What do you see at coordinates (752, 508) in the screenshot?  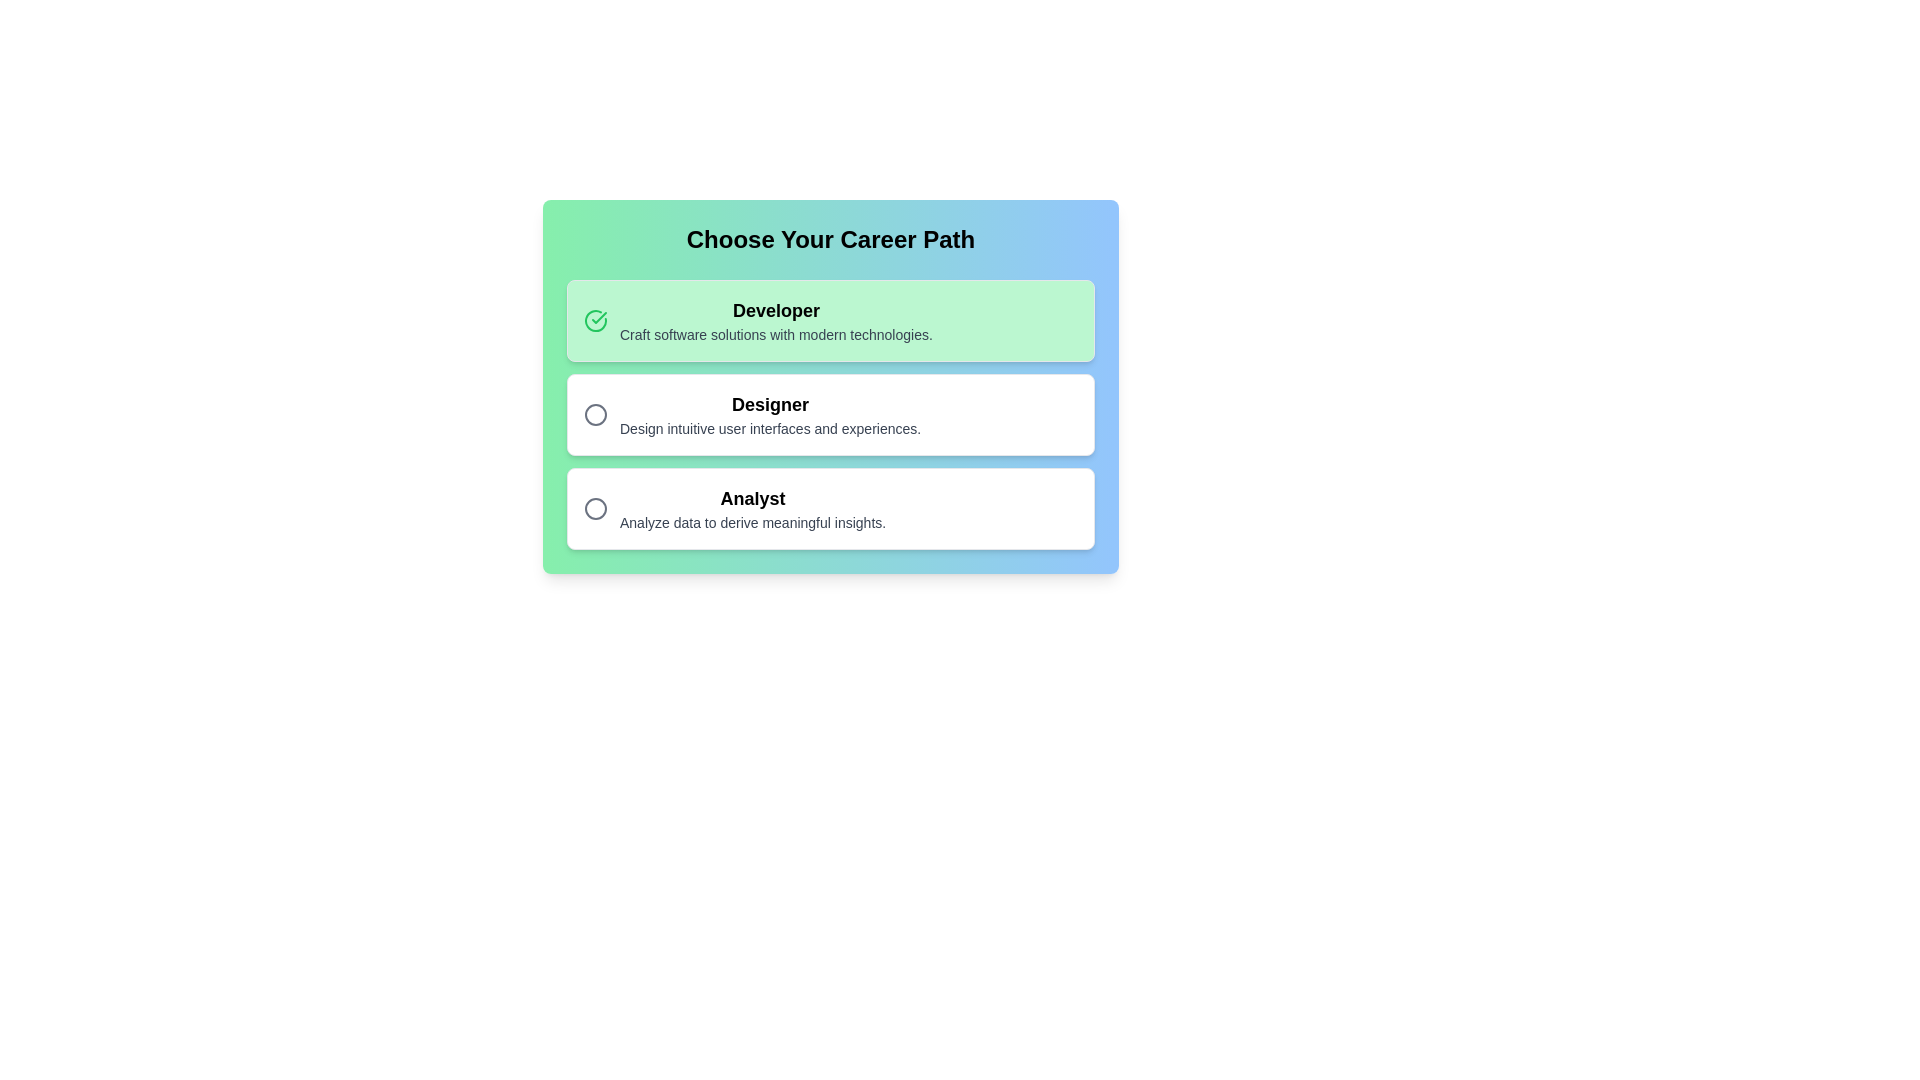 I see `the text block in the third card that displays the title 'Analyst' and the subtitle 'Analyze data to derive meaningful insights.'` at bounding box center [752, 508].